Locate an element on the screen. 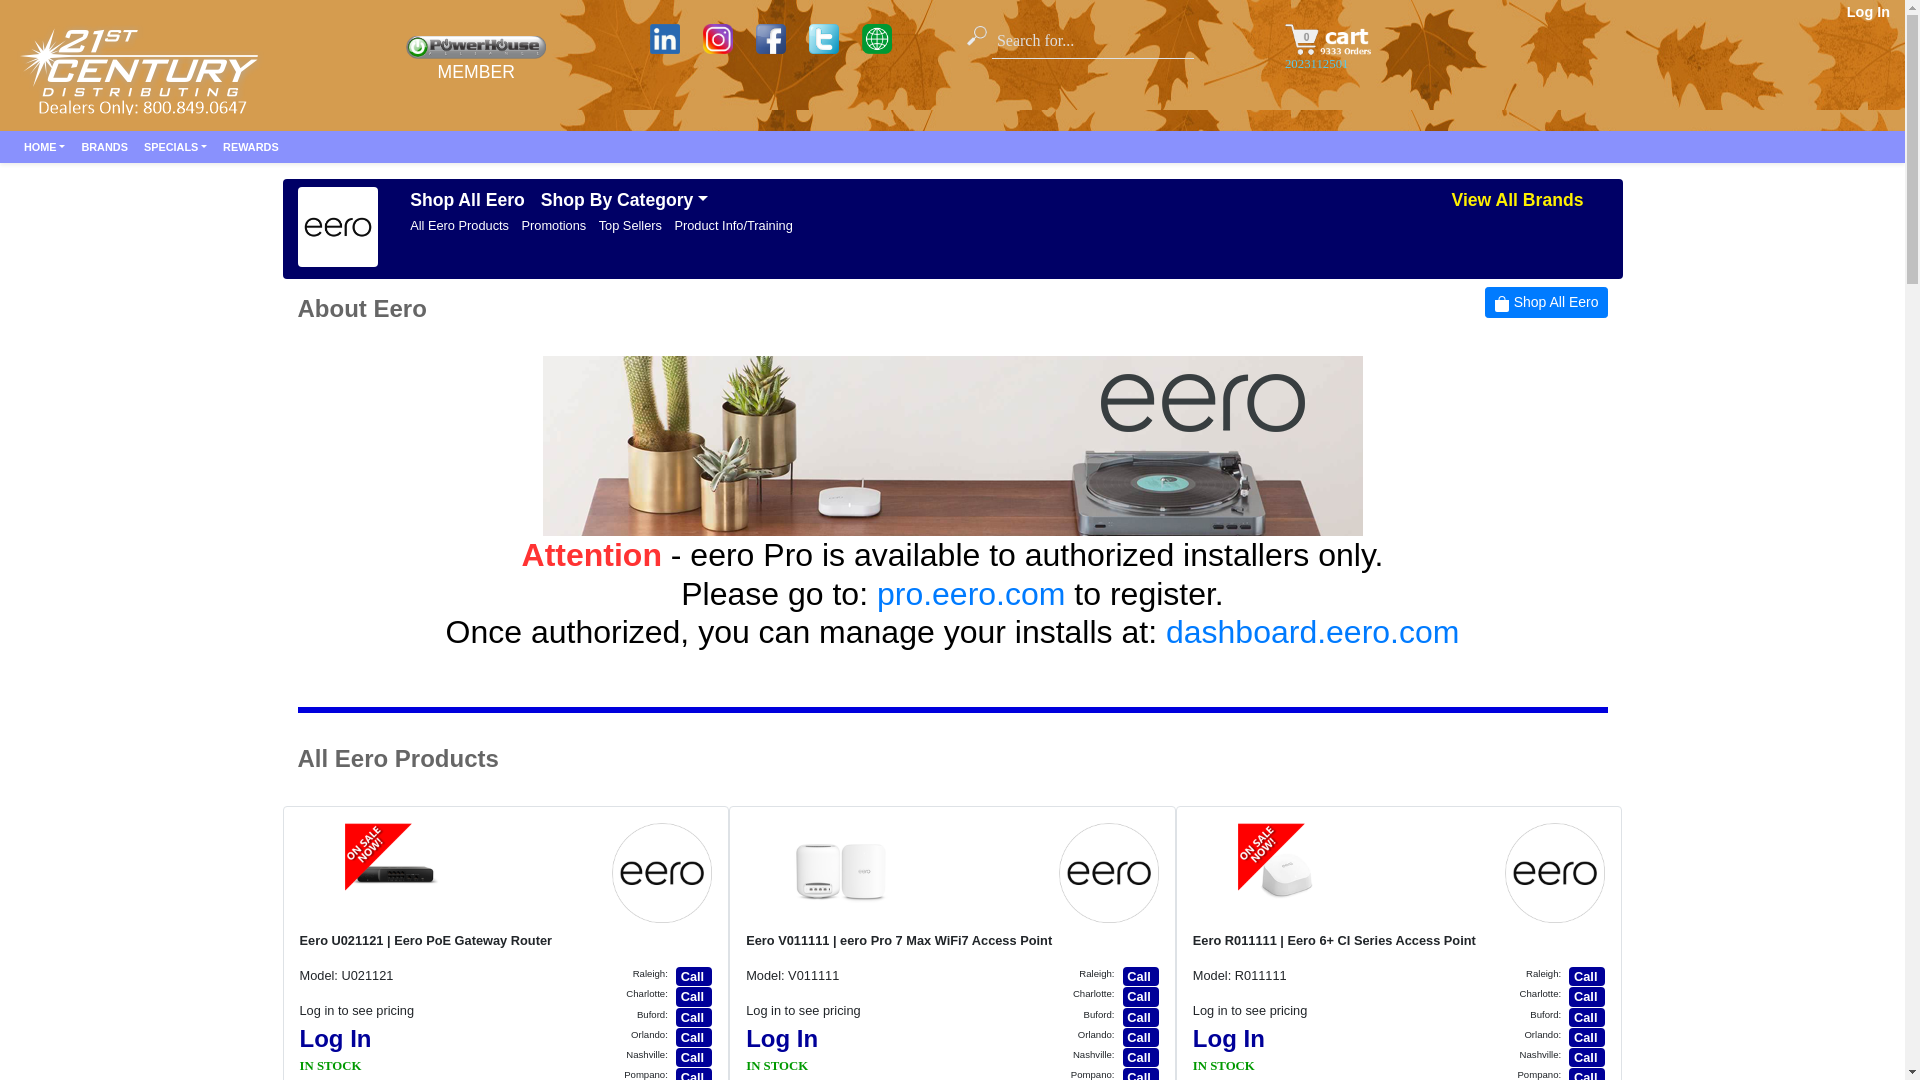  'pro.eero.com' is located at coordinates (971, 593).